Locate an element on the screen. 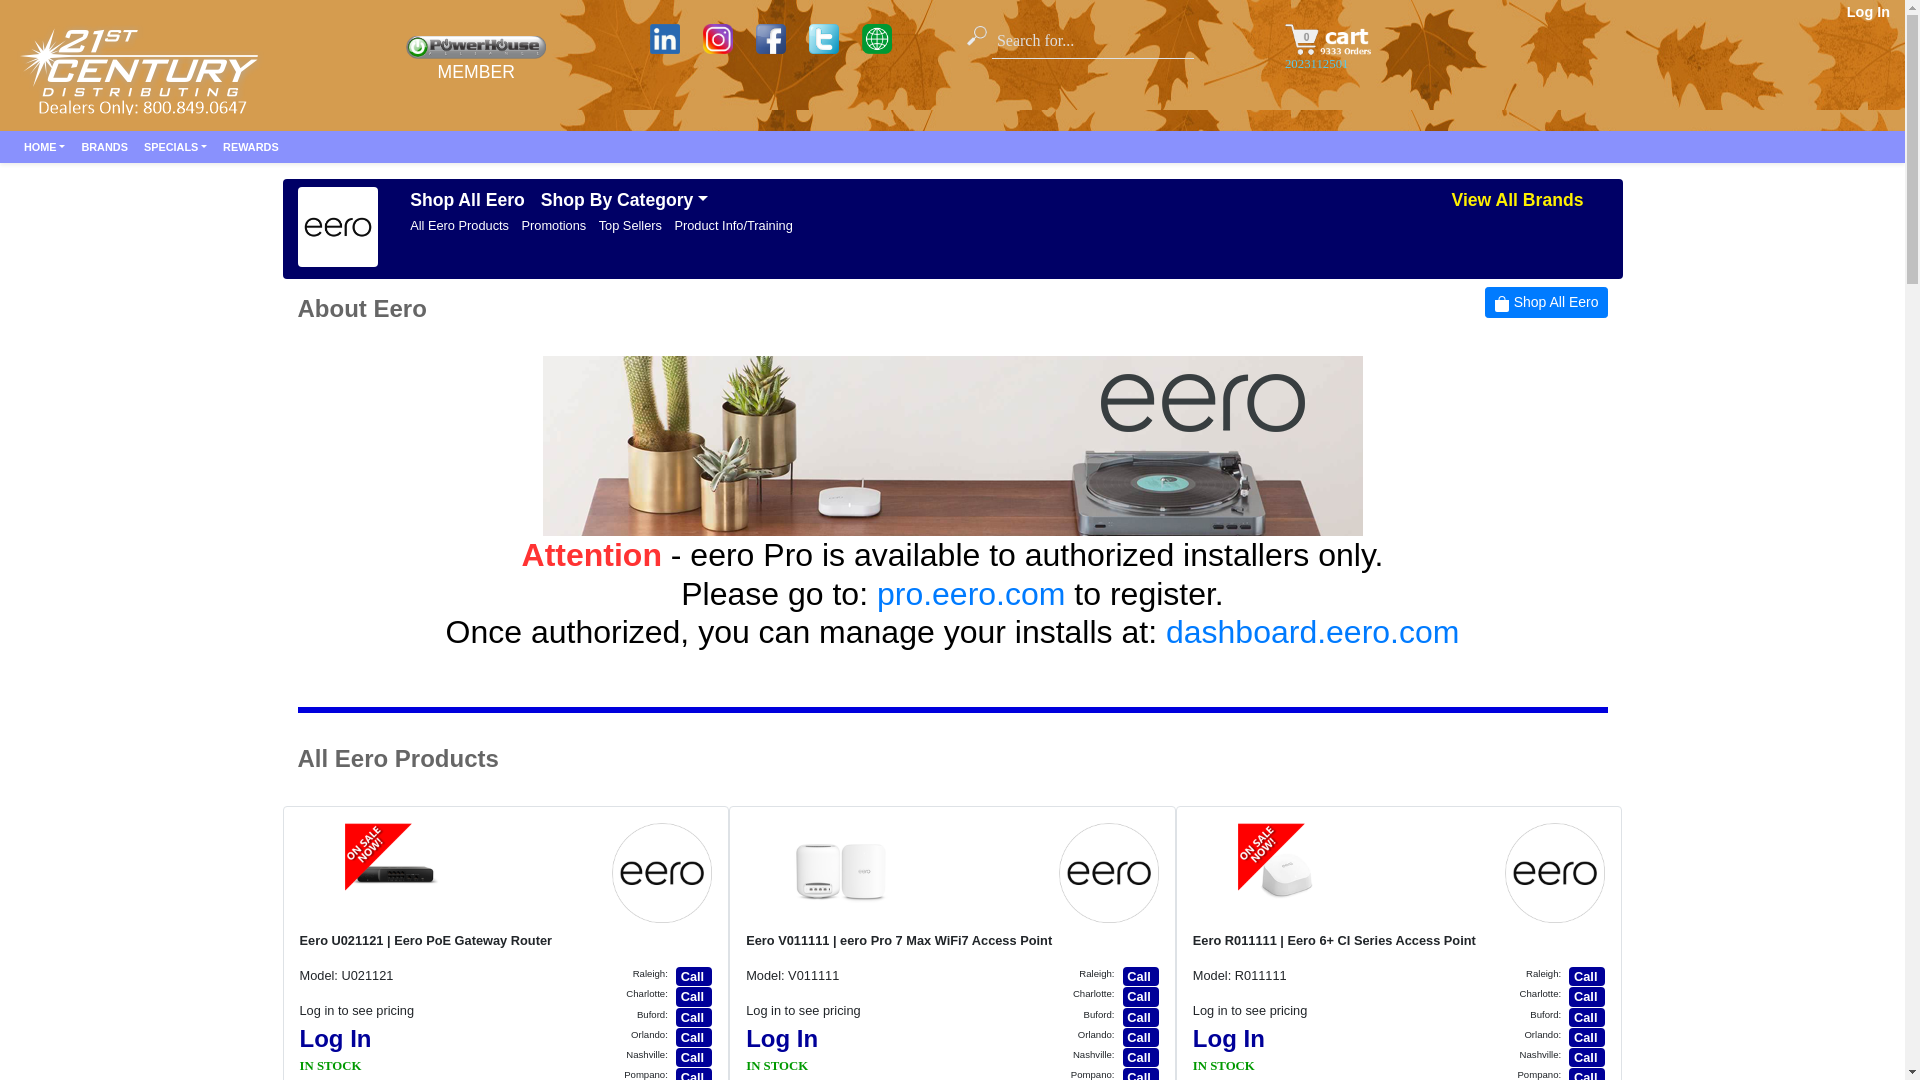  'pro.eero.com' is located at coordinates (971, 593).